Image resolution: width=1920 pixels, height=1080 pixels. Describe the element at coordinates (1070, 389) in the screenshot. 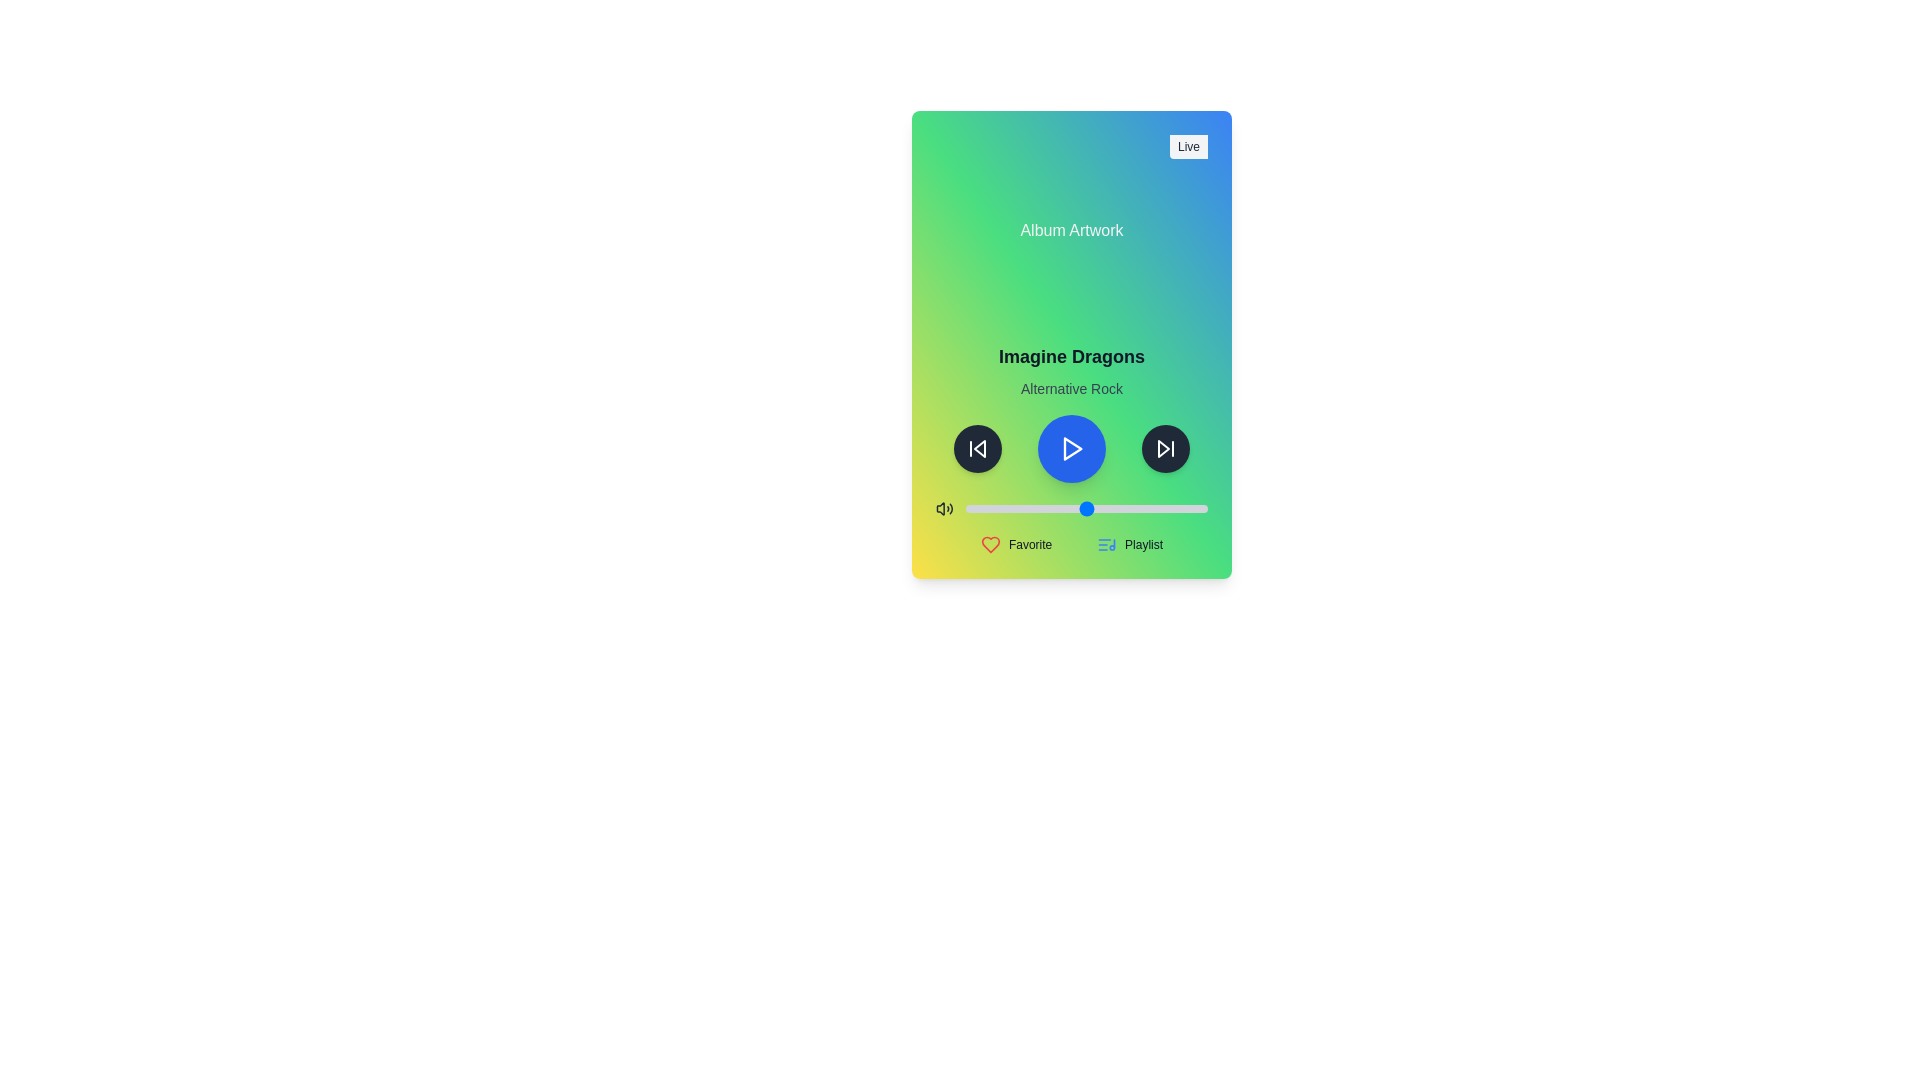

I see `the text label that serves as a subtitle or genre tag for the music player, located directly below the title 'Imagine Dragons'` at that location.